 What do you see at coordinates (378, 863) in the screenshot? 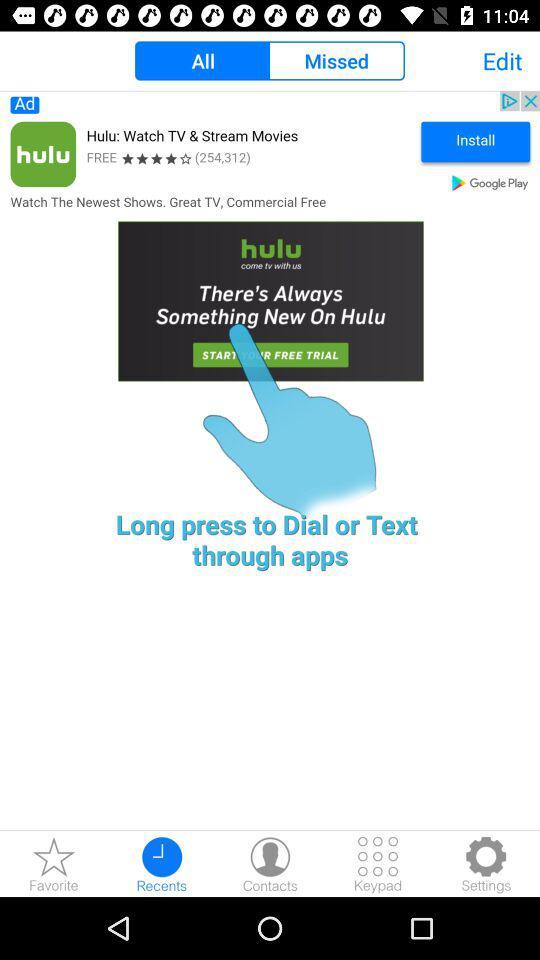
I see `show keypad` at bounding box center [378, 863].